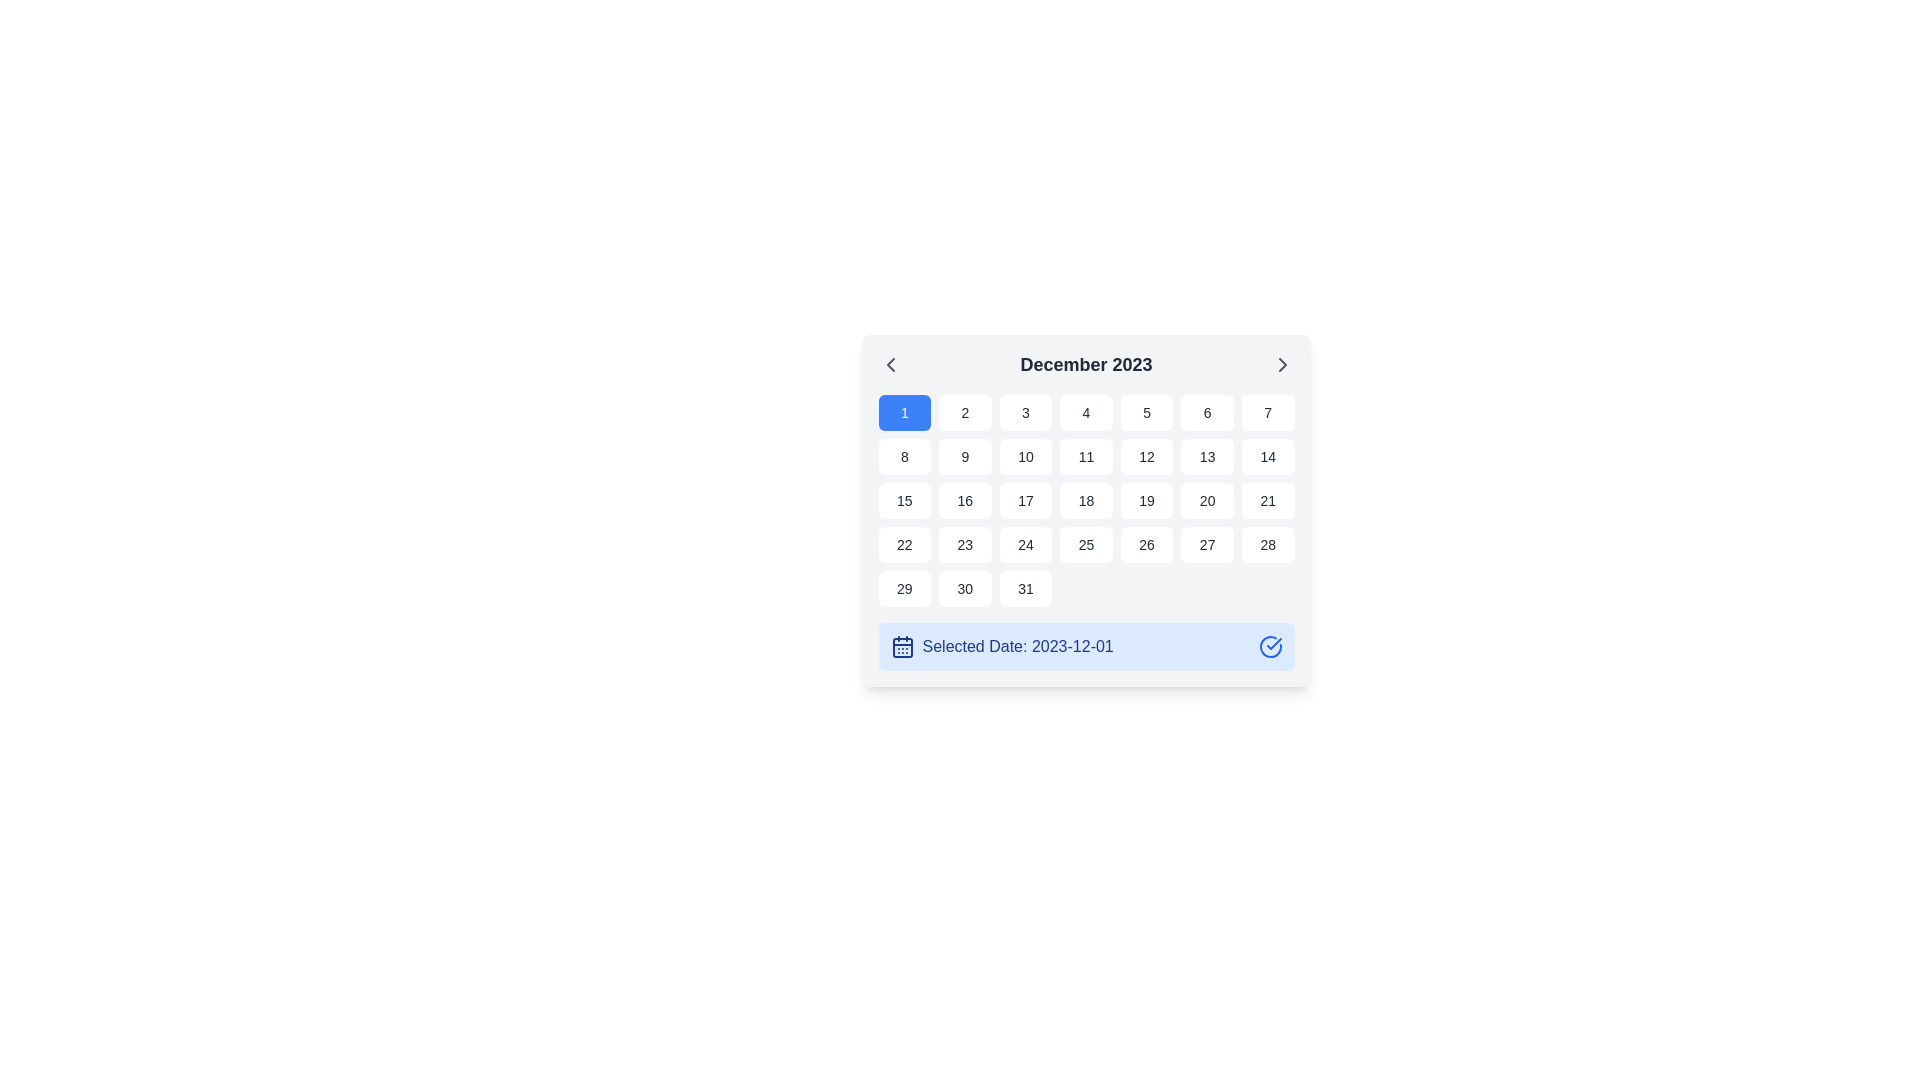  I want to click on the small blue checkmark vector icon located in the bottom-right corner of the circular check icon within the light blue bar displaying the selected date in the calendar widget, so click(1272, 644).